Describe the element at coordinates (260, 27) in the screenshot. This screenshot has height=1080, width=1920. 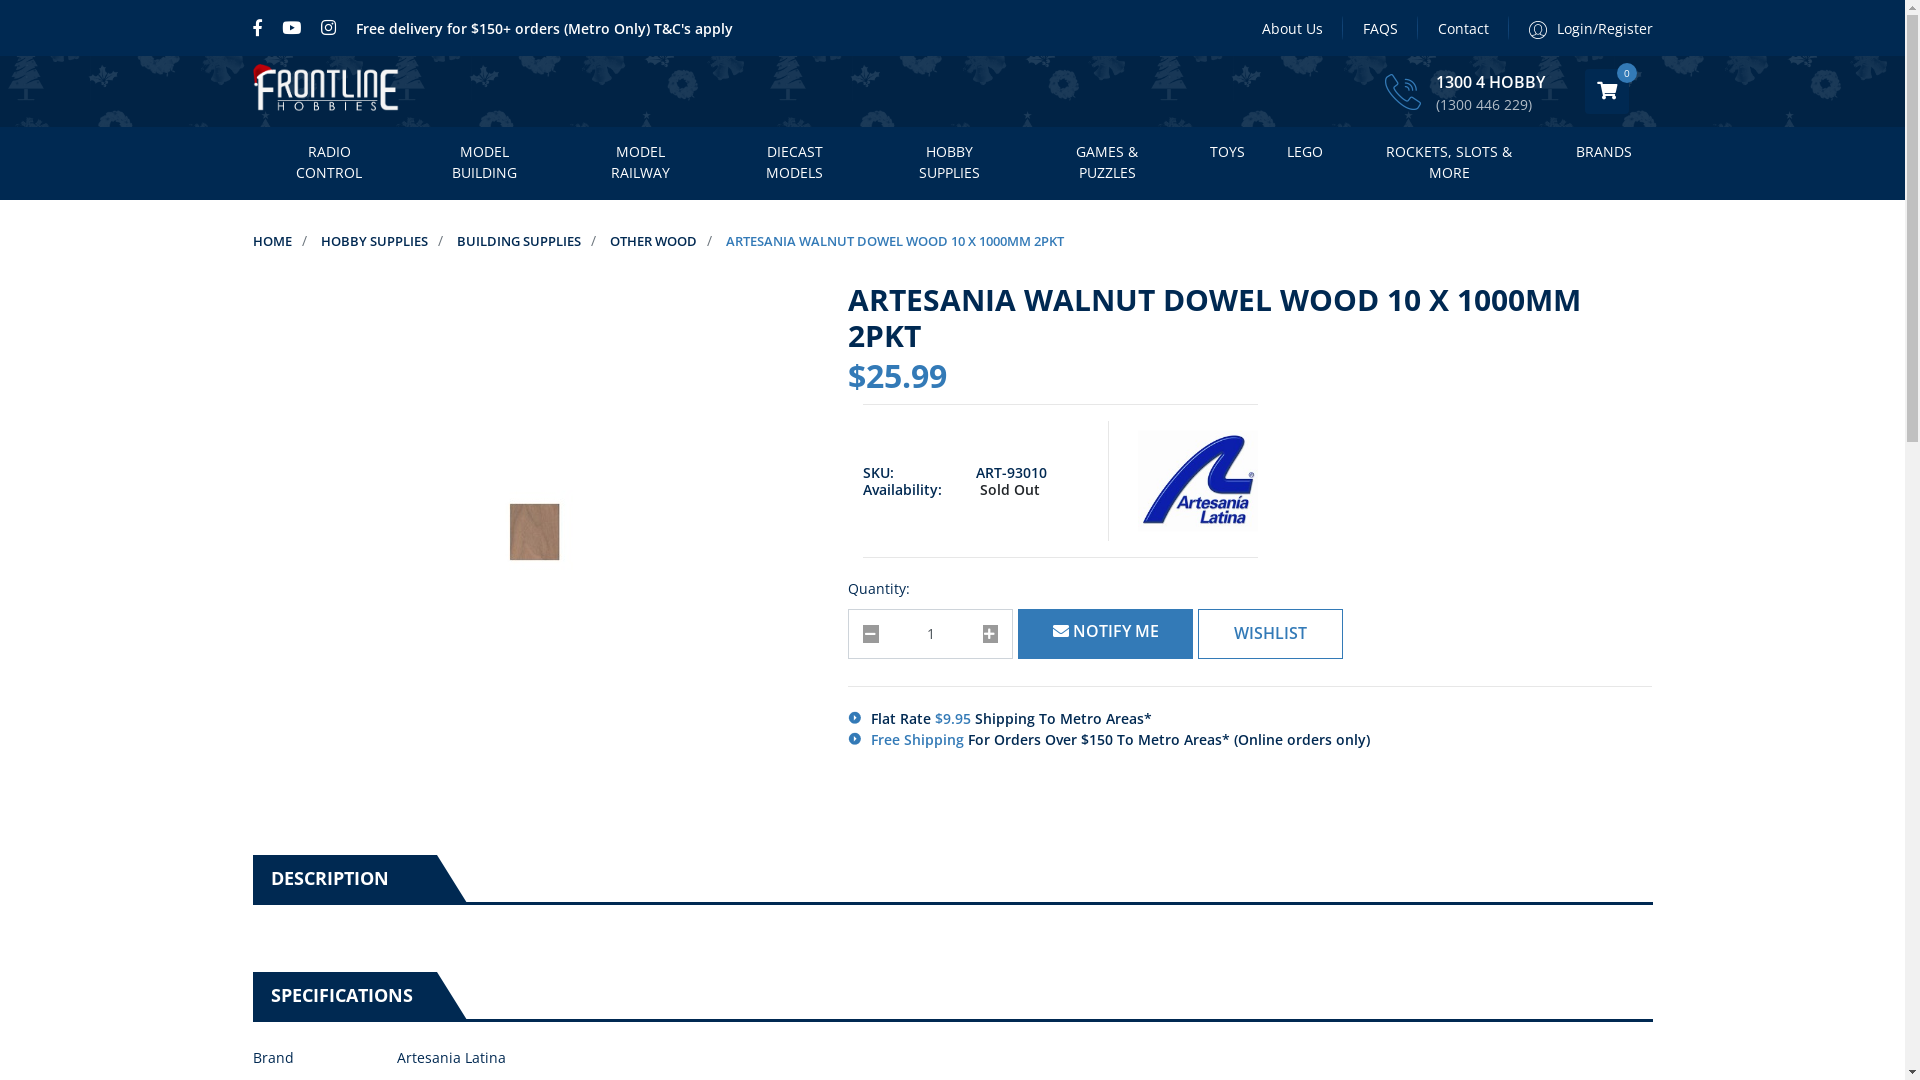
I see `'Frontline Hobbies on Facebook'` at that location.